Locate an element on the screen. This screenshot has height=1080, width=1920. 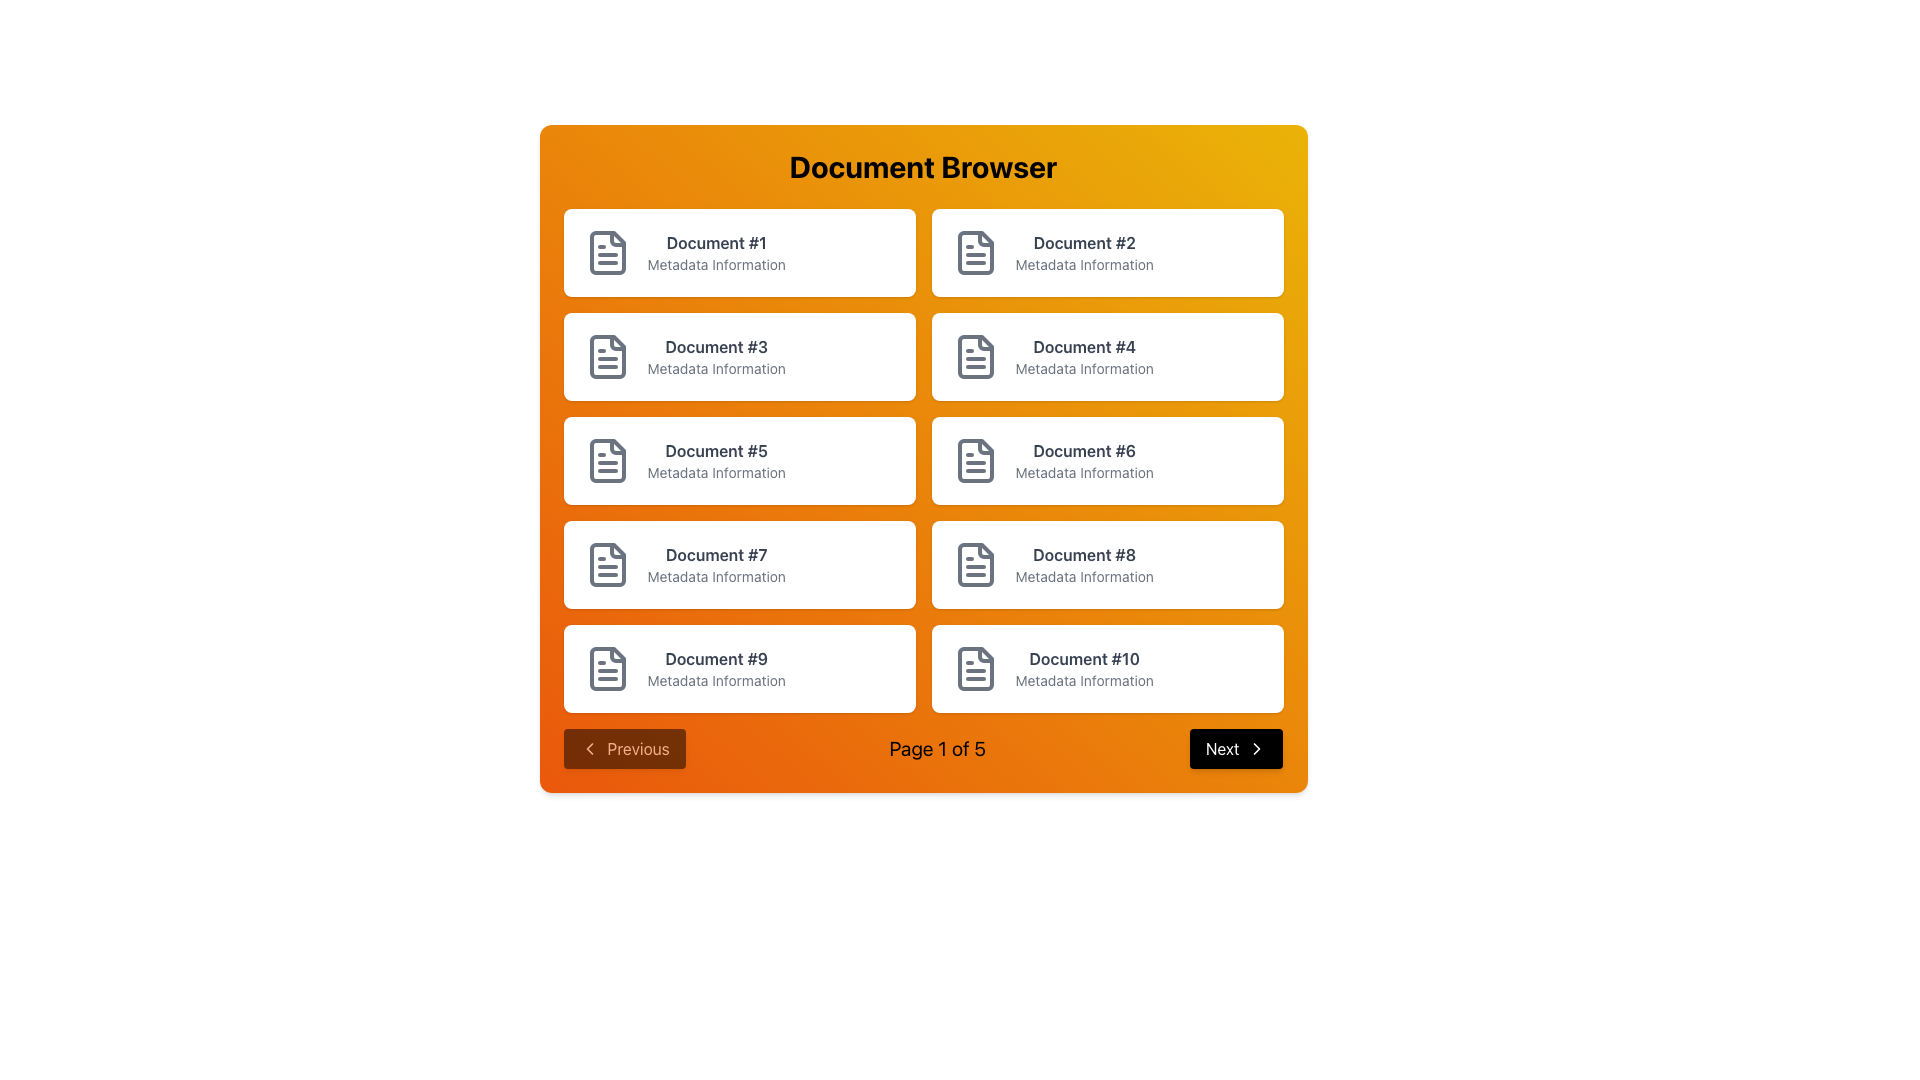
the text label displaying 'Metadata Information', which is styled in a smaller gray font and located beneath 'Document #4' in a card layout within the 'Document Browser' interface is located at coordinates (1083, 369).